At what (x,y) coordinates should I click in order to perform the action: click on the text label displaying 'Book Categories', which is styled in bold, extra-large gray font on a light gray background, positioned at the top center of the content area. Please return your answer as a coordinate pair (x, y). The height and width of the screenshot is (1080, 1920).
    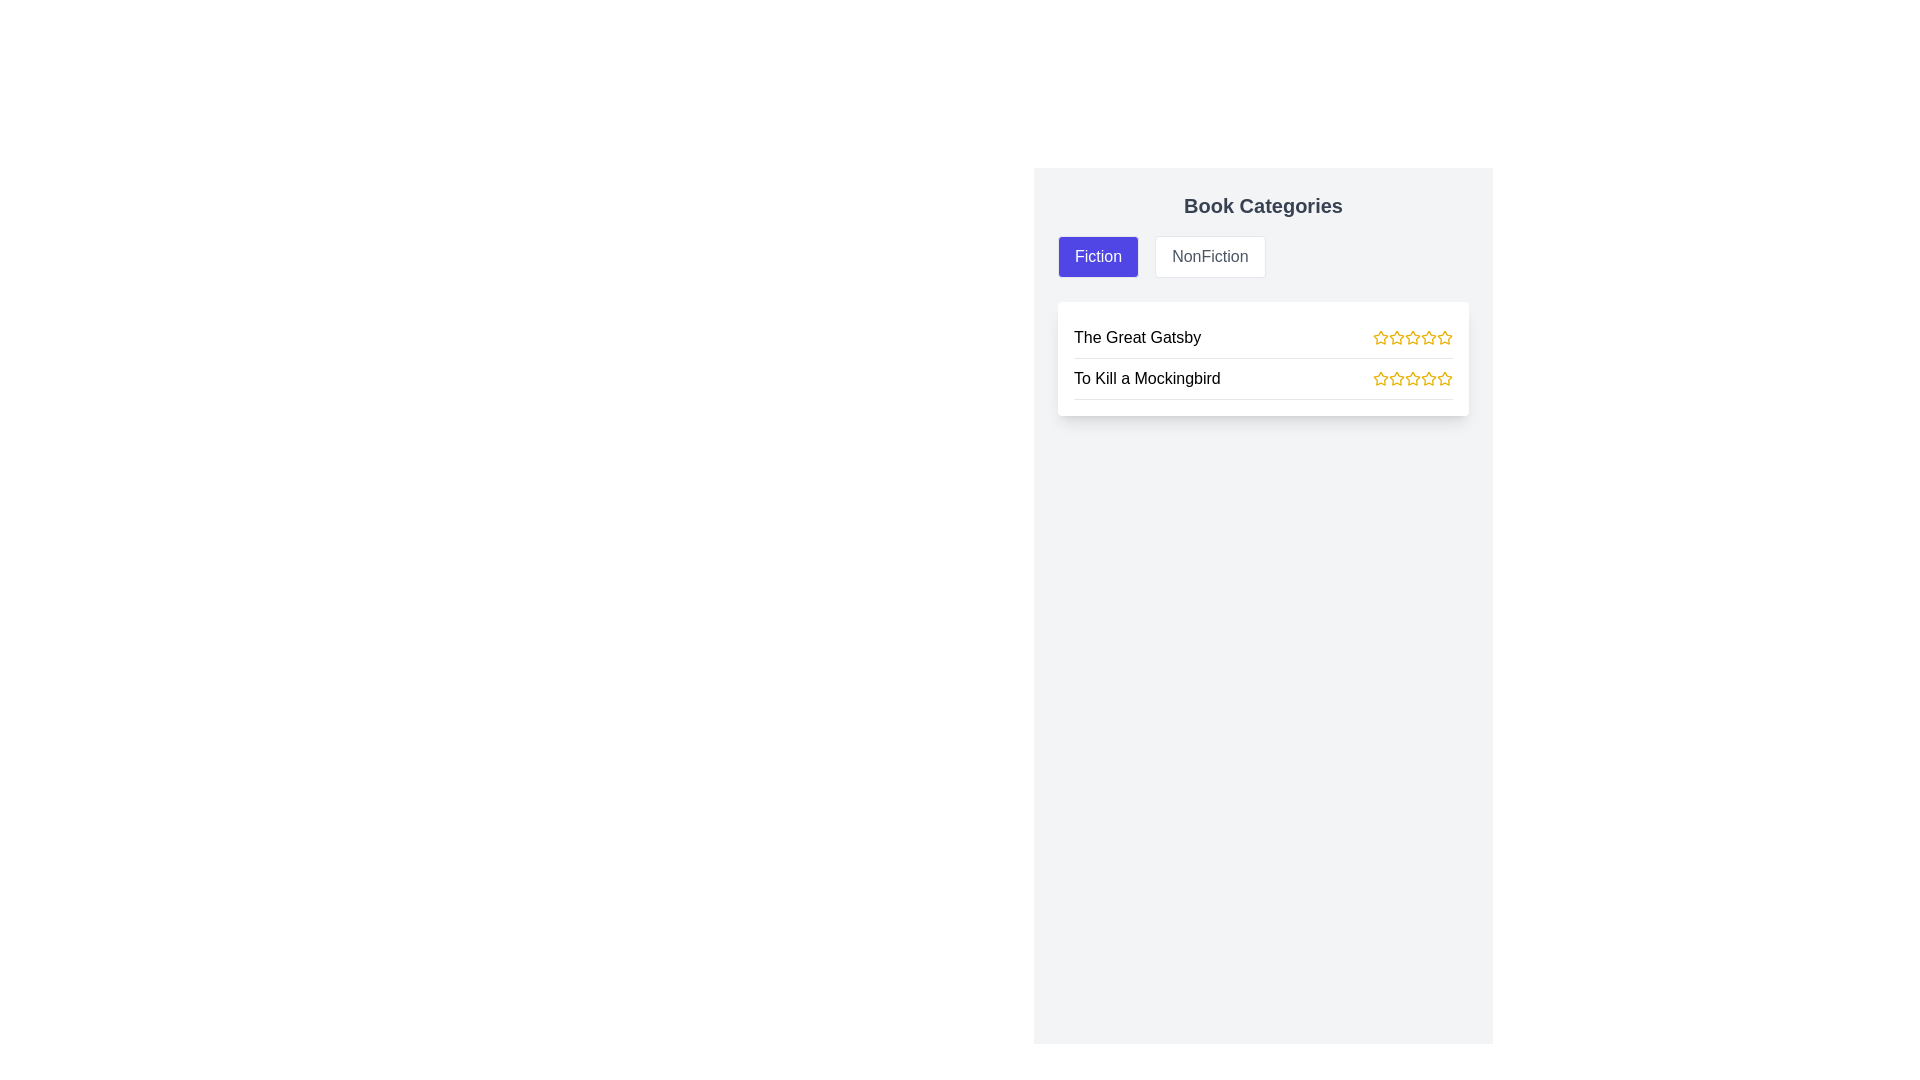
    Looking at the image, I should click on (1262, 205).